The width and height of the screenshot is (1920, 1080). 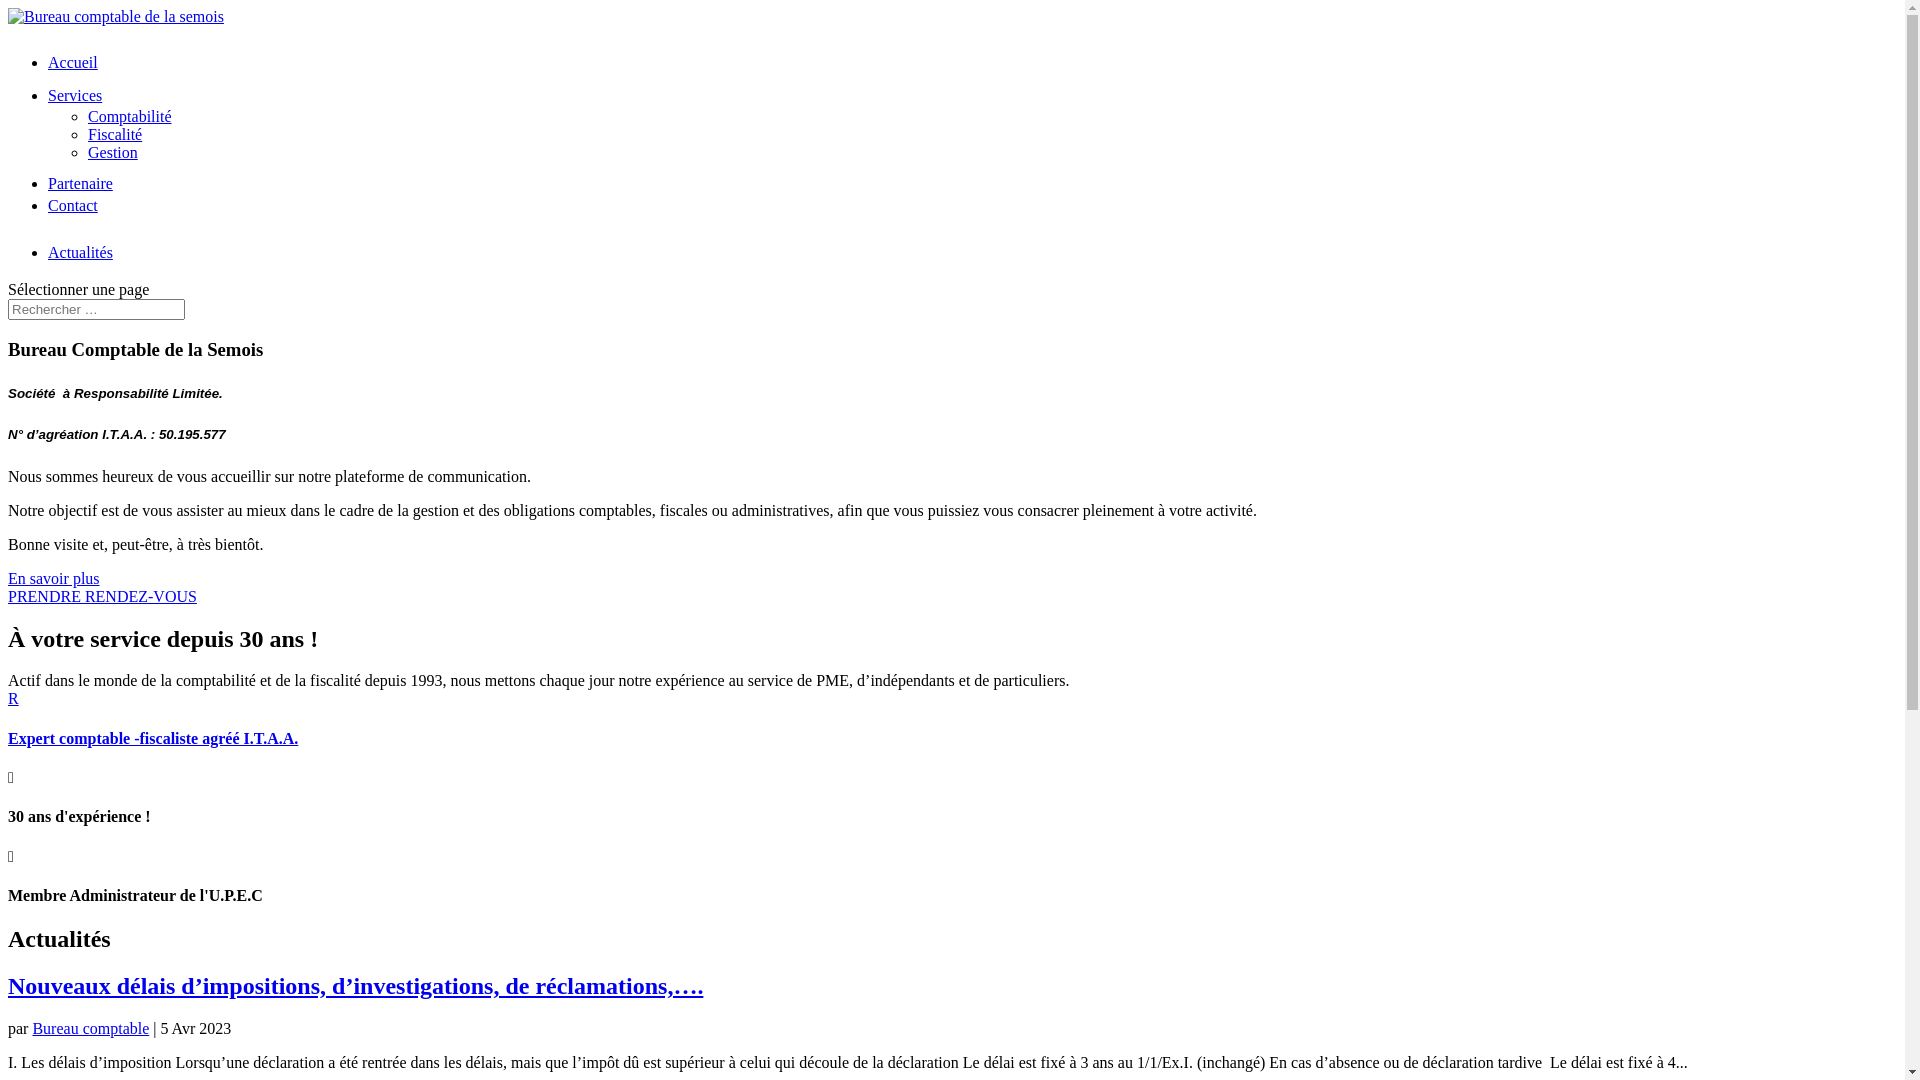 I want to click on 'R', so click(x=13, y=697).